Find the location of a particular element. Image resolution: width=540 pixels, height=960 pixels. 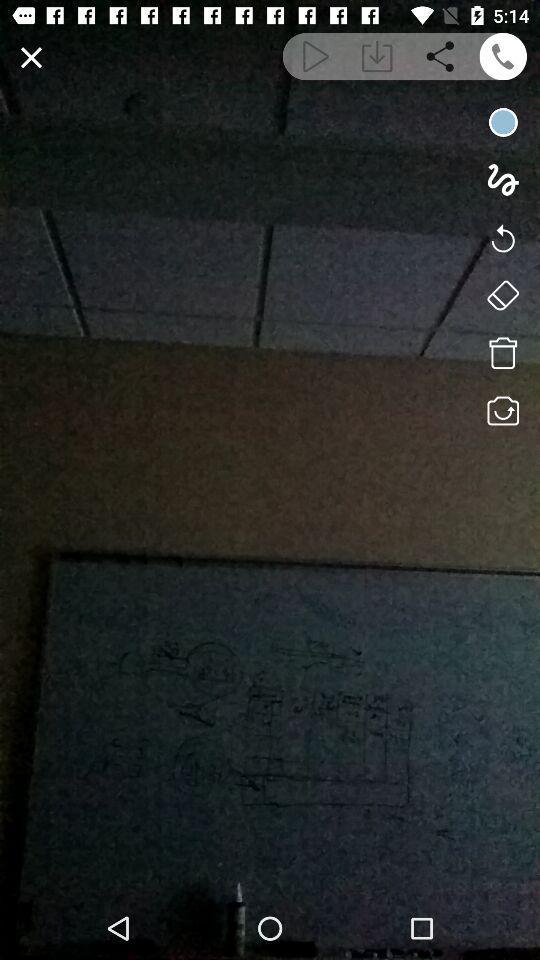

the edit section is located at coordinates (30, 56).